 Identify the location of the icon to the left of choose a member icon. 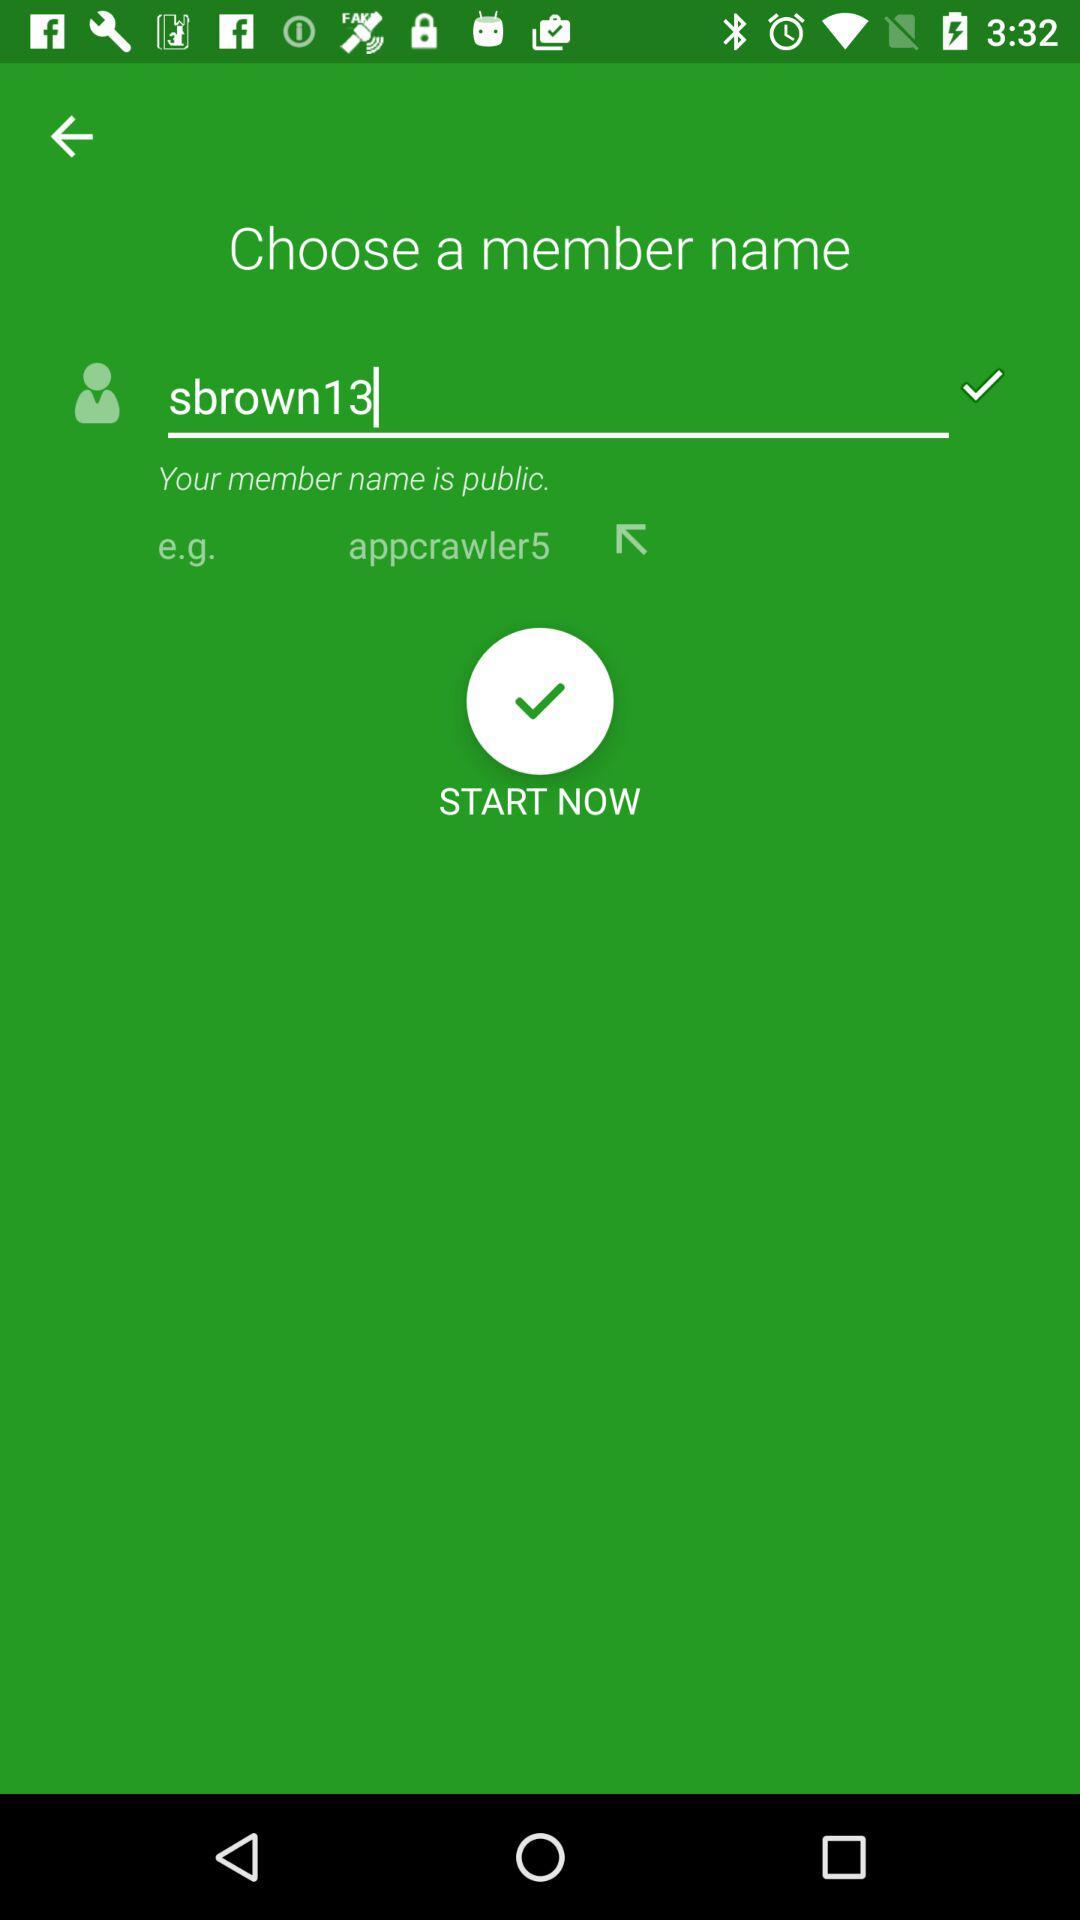
(63, 134).